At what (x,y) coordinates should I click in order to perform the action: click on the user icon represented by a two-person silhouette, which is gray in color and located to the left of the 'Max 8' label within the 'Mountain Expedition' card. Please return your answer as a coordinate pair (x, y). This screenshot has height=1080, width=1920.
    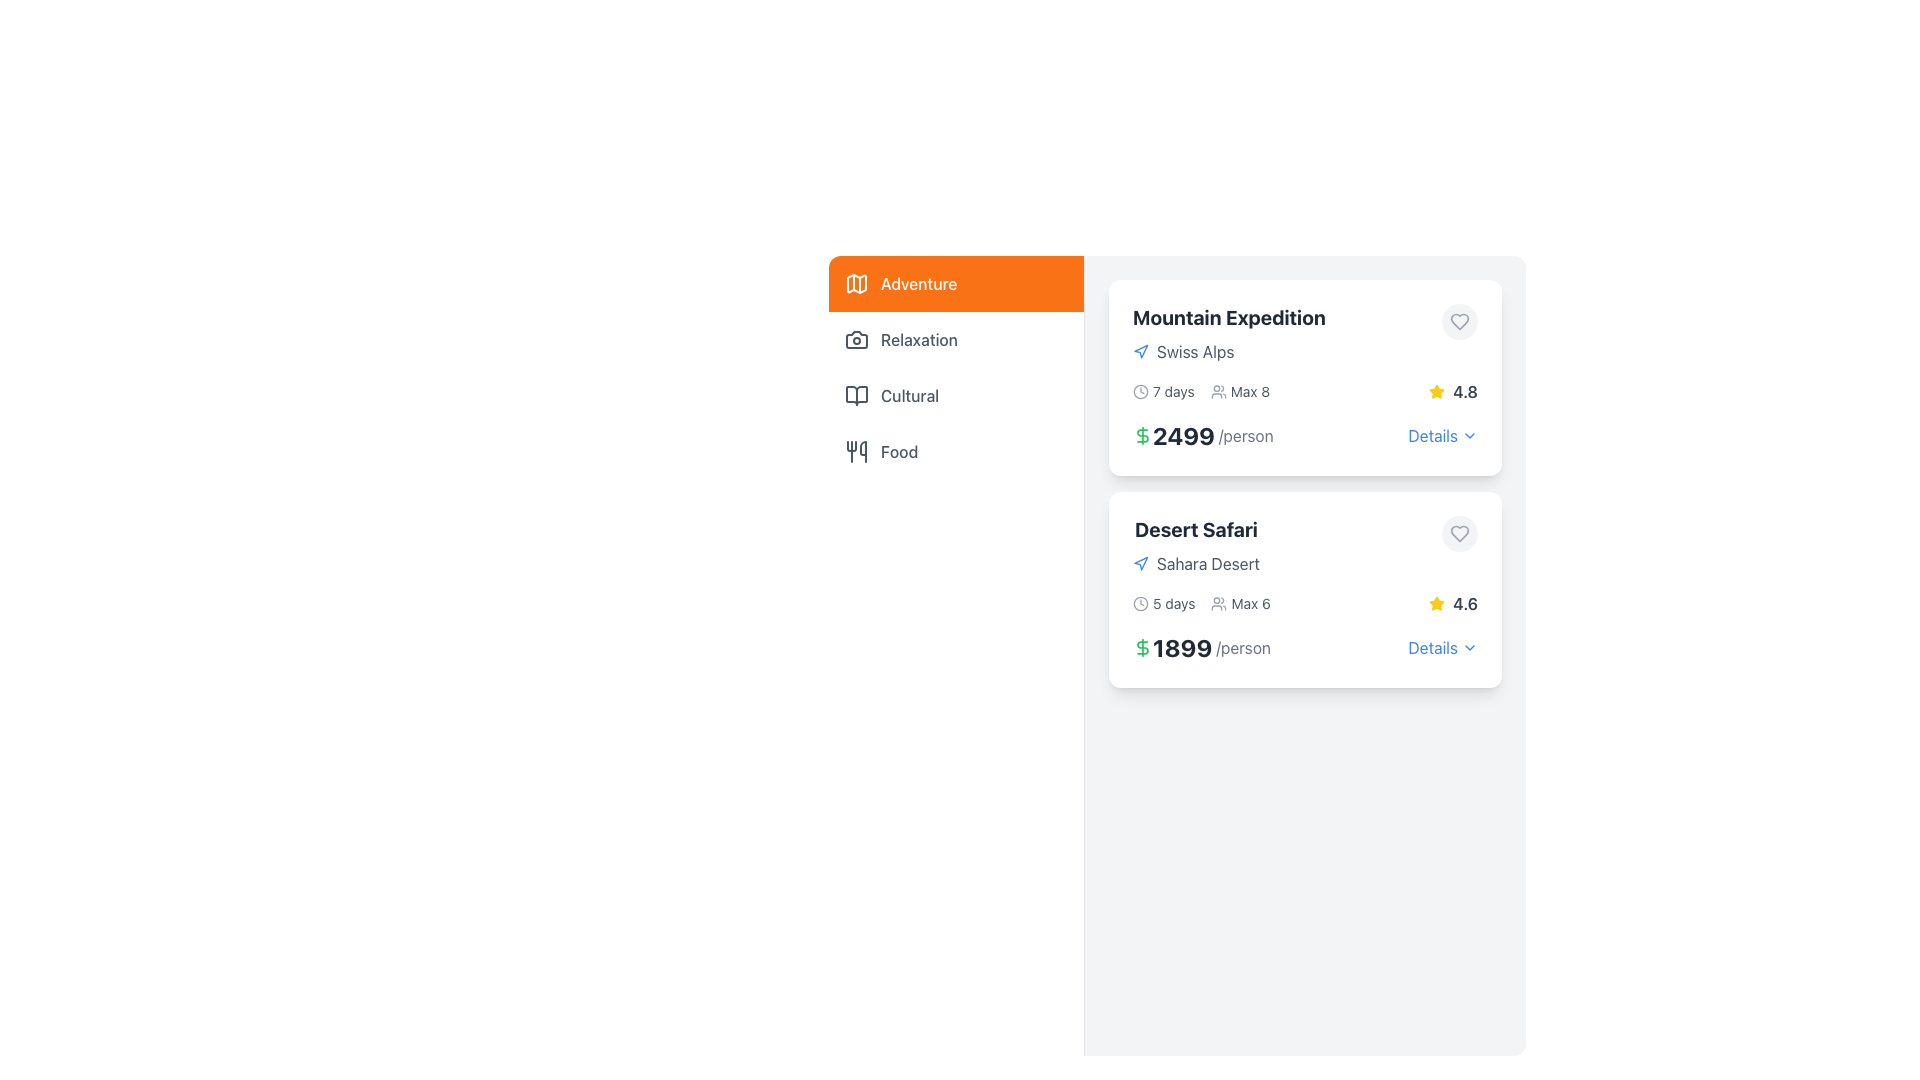
    Looking at the image, I should click on (1217, 392).